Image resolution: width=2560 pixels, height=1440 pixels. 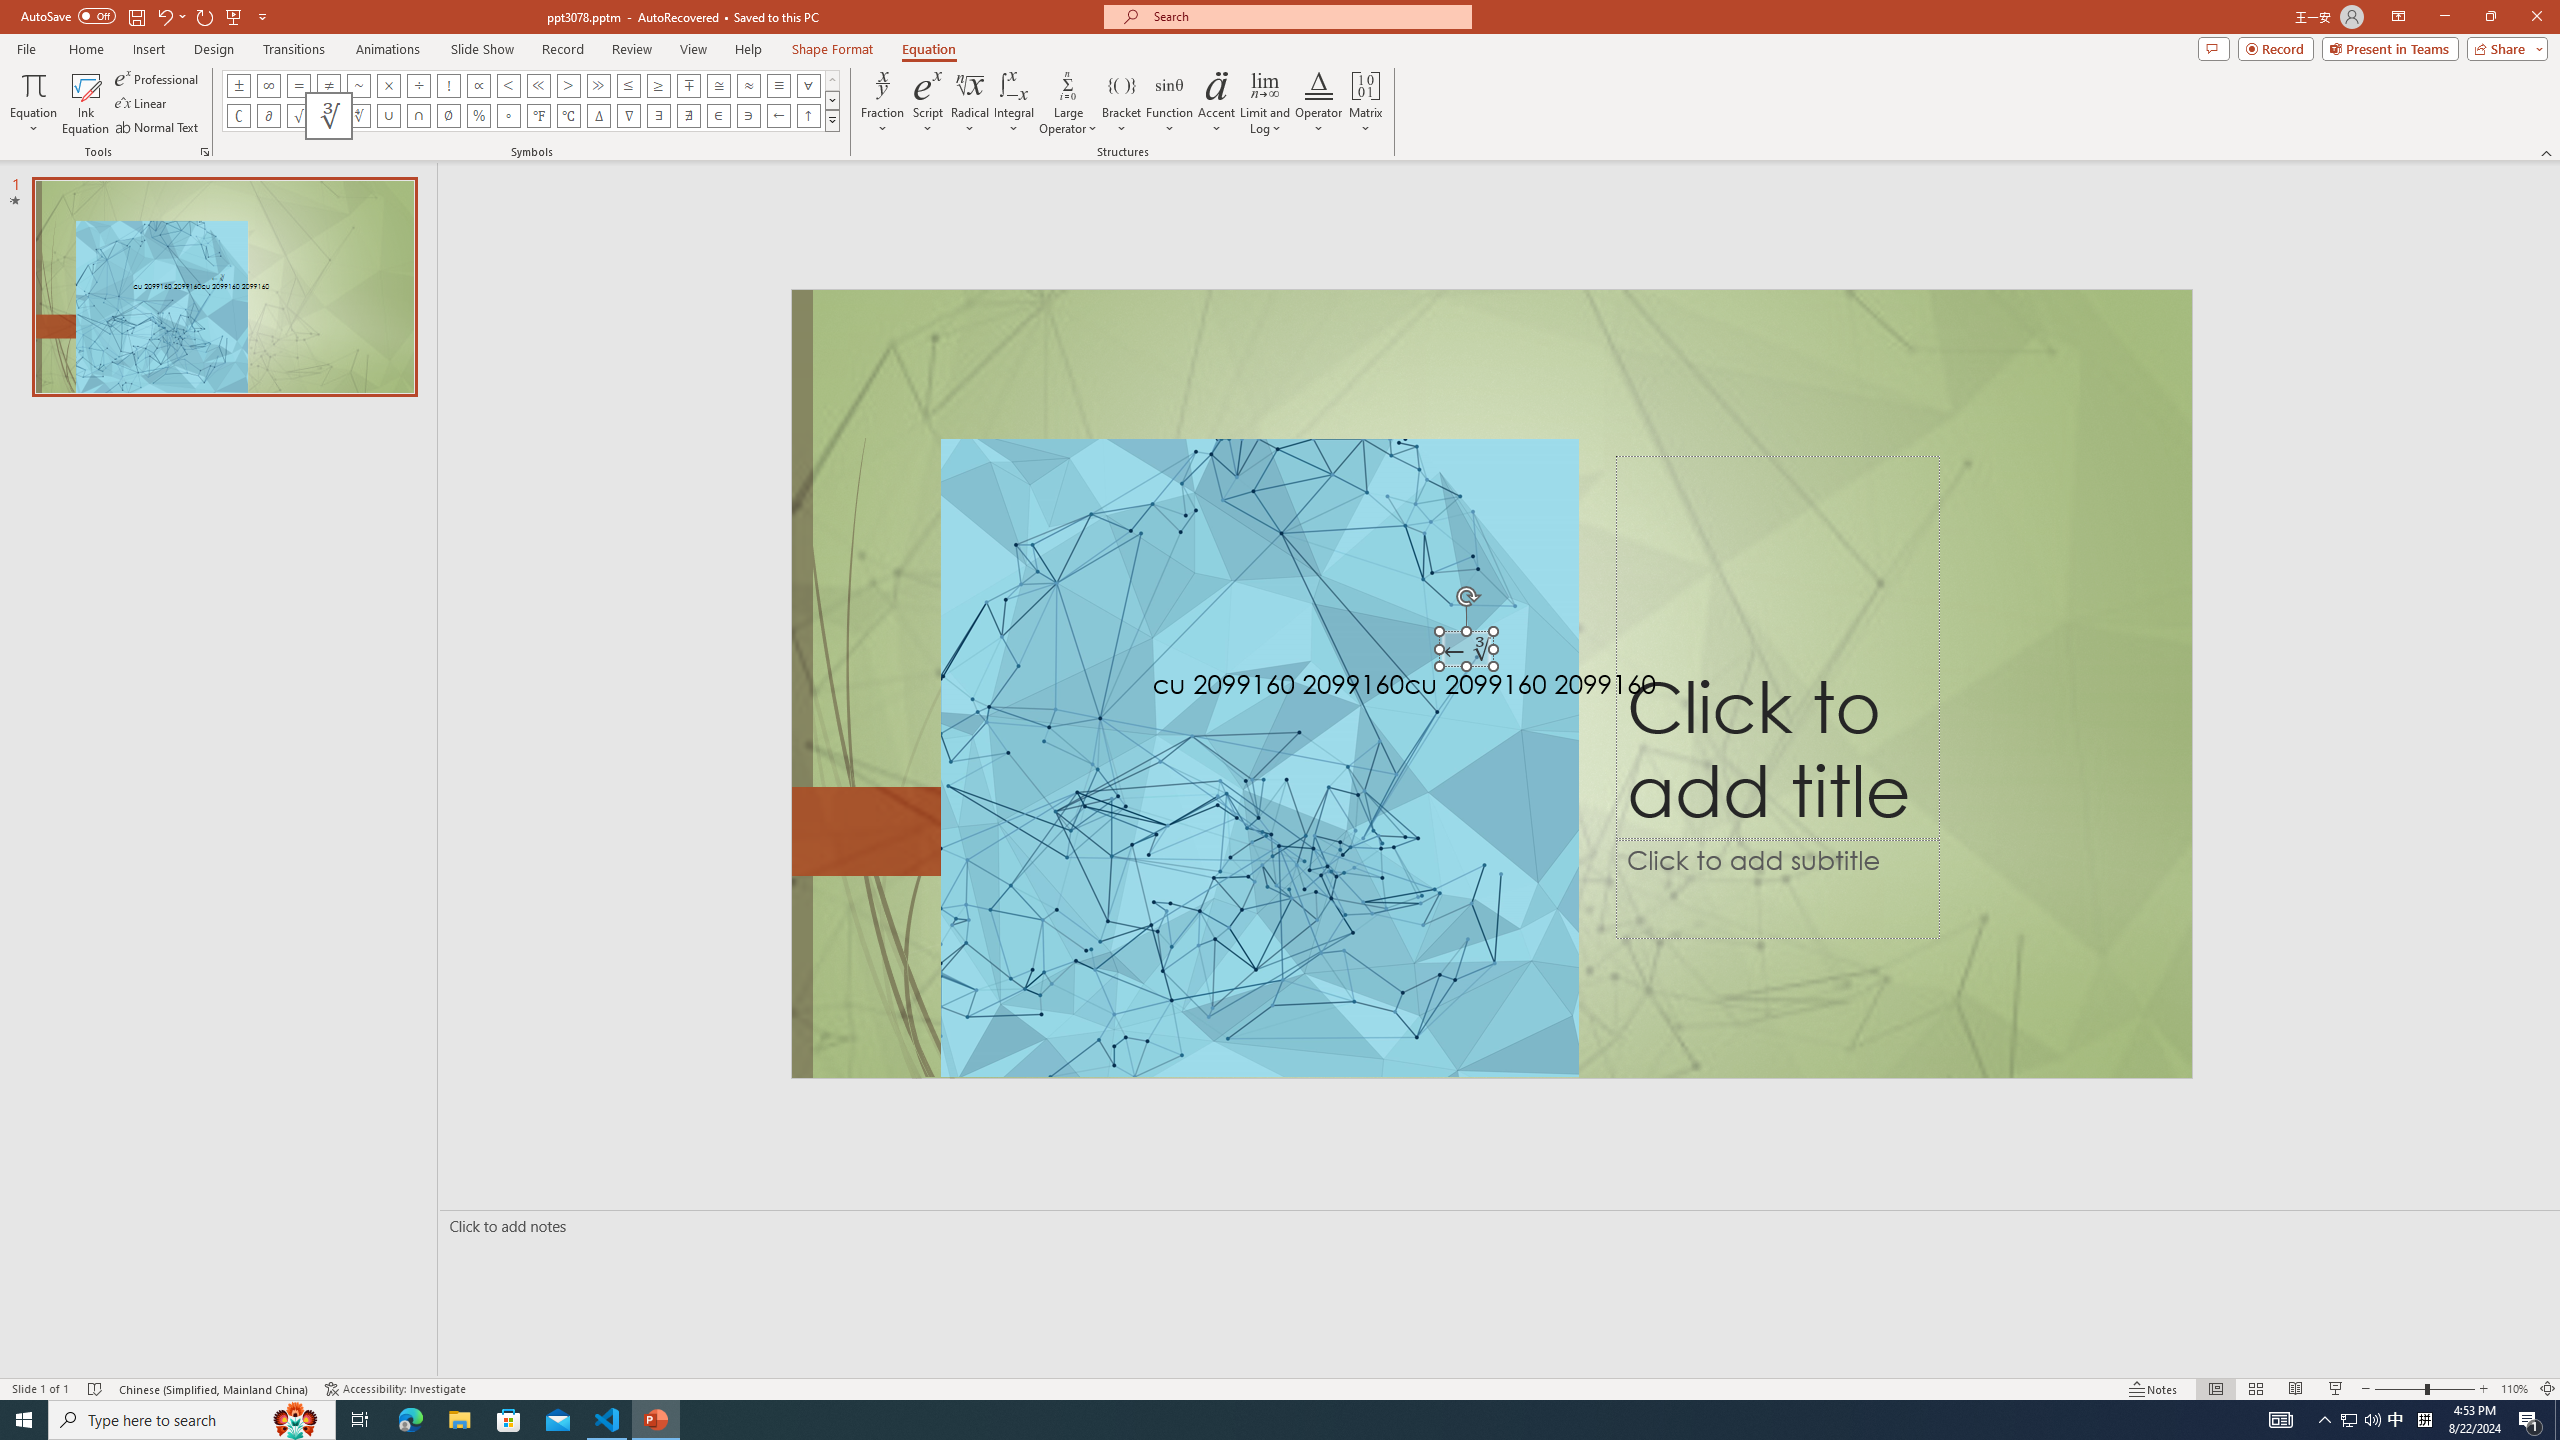 What do you see at coordinates (628, 84) in the screenshot?
I see `'Equation Symbol Less Than or Equal To'` at bounding box center [628, 84].